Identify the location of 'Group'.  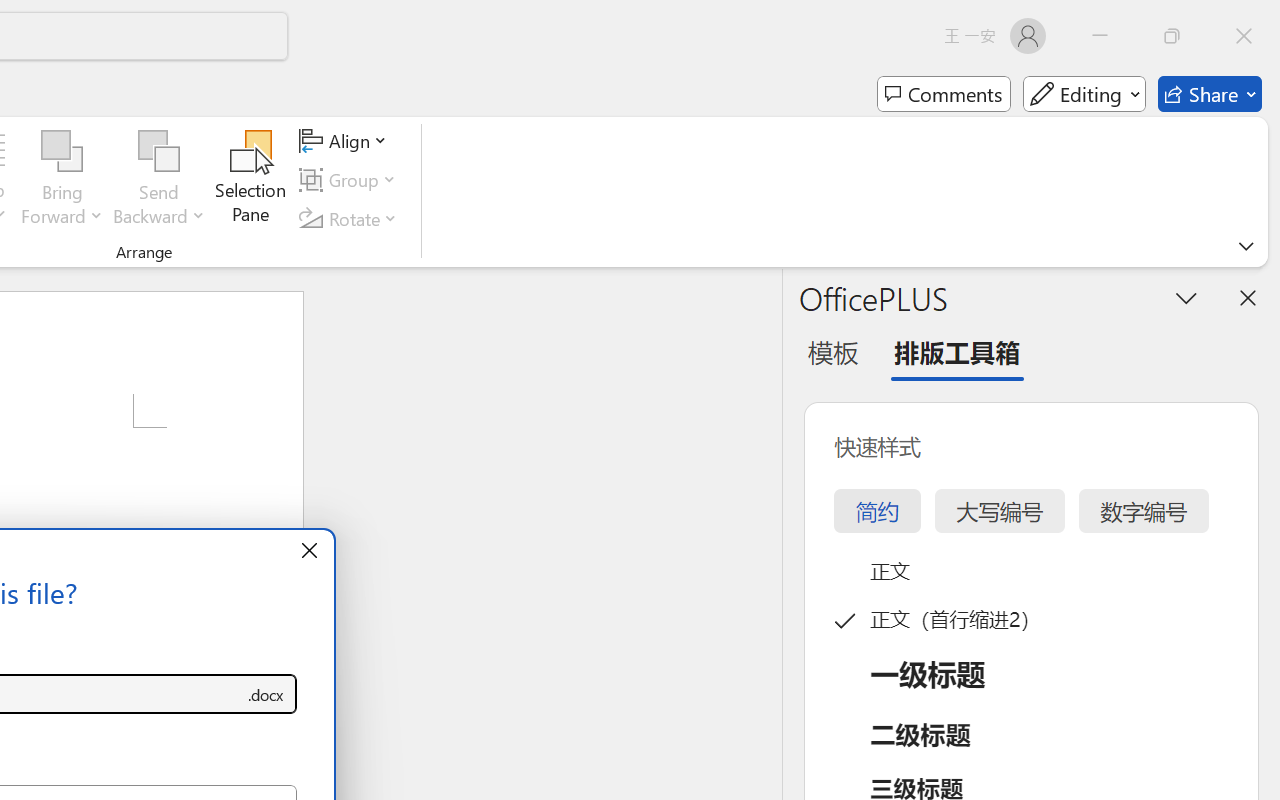
(351, 179).